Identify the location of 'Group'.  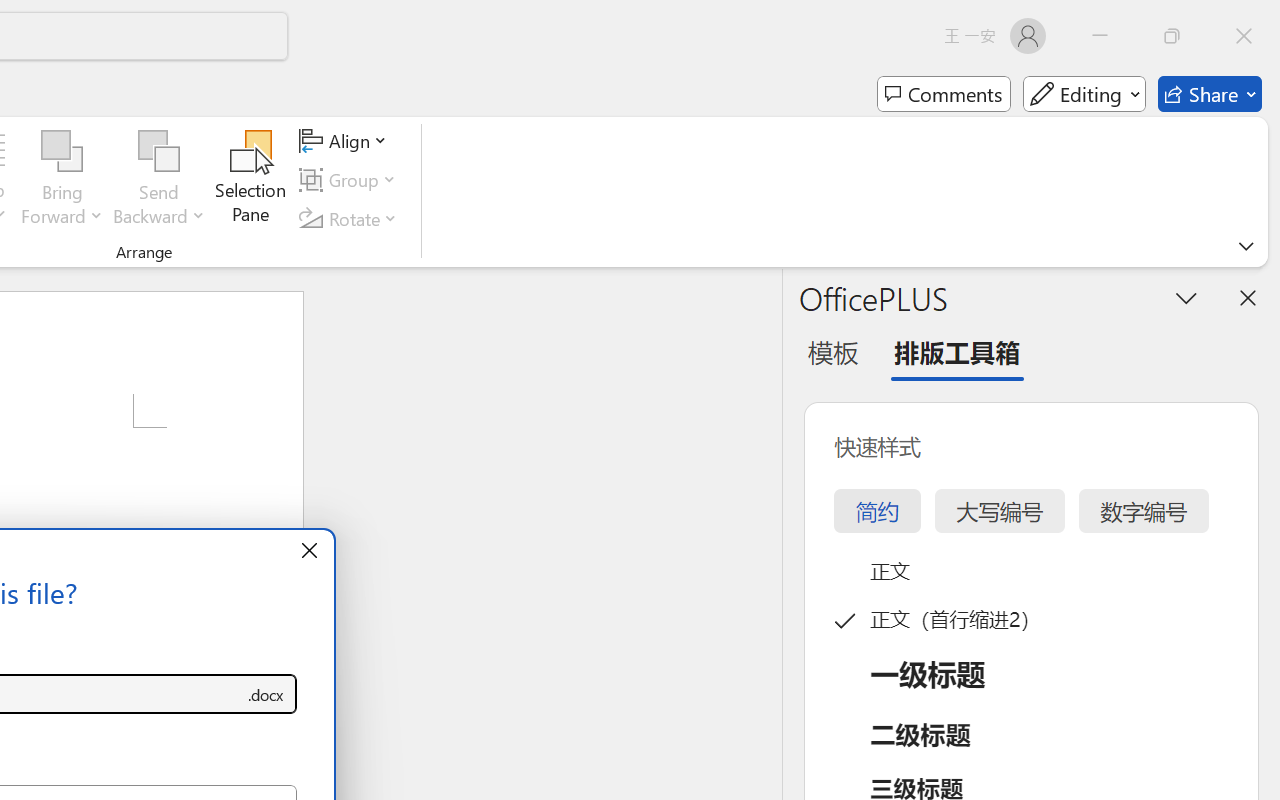
(351, 179).